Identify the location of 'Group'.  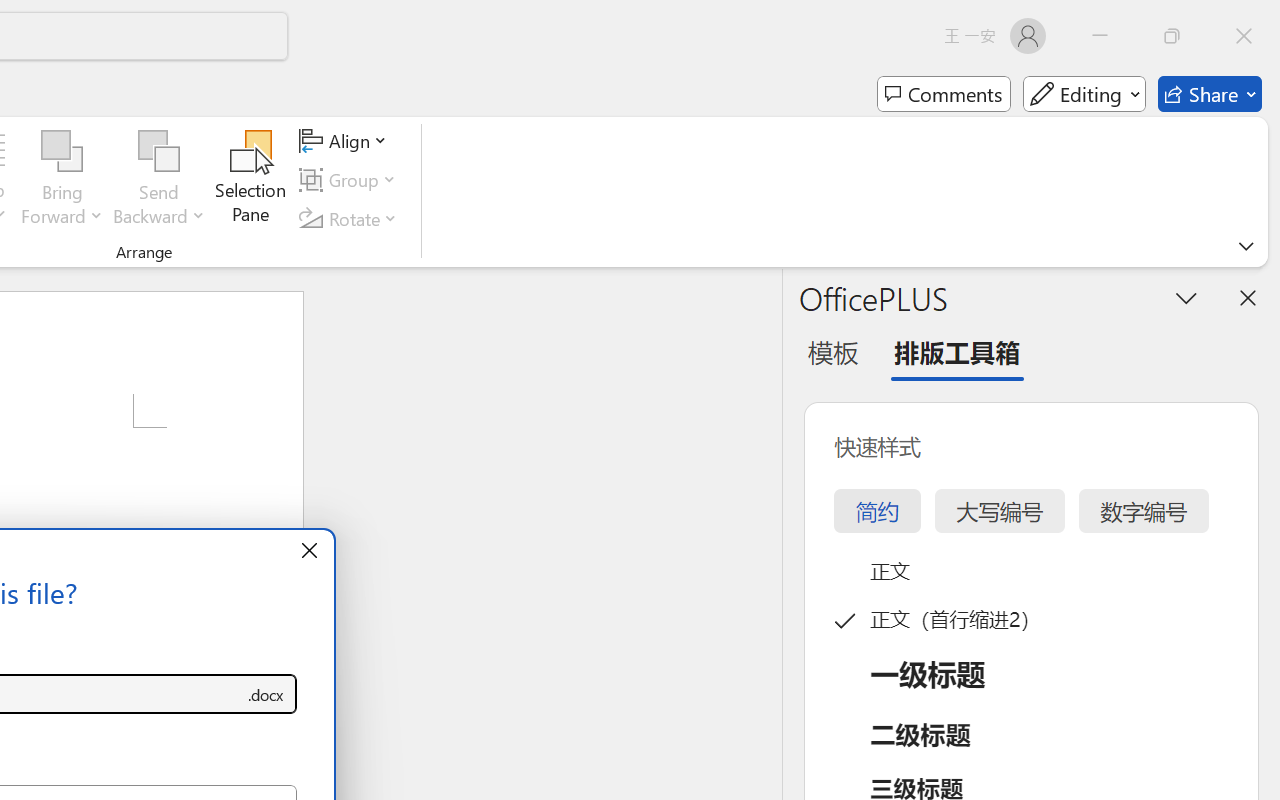
(351, 179).